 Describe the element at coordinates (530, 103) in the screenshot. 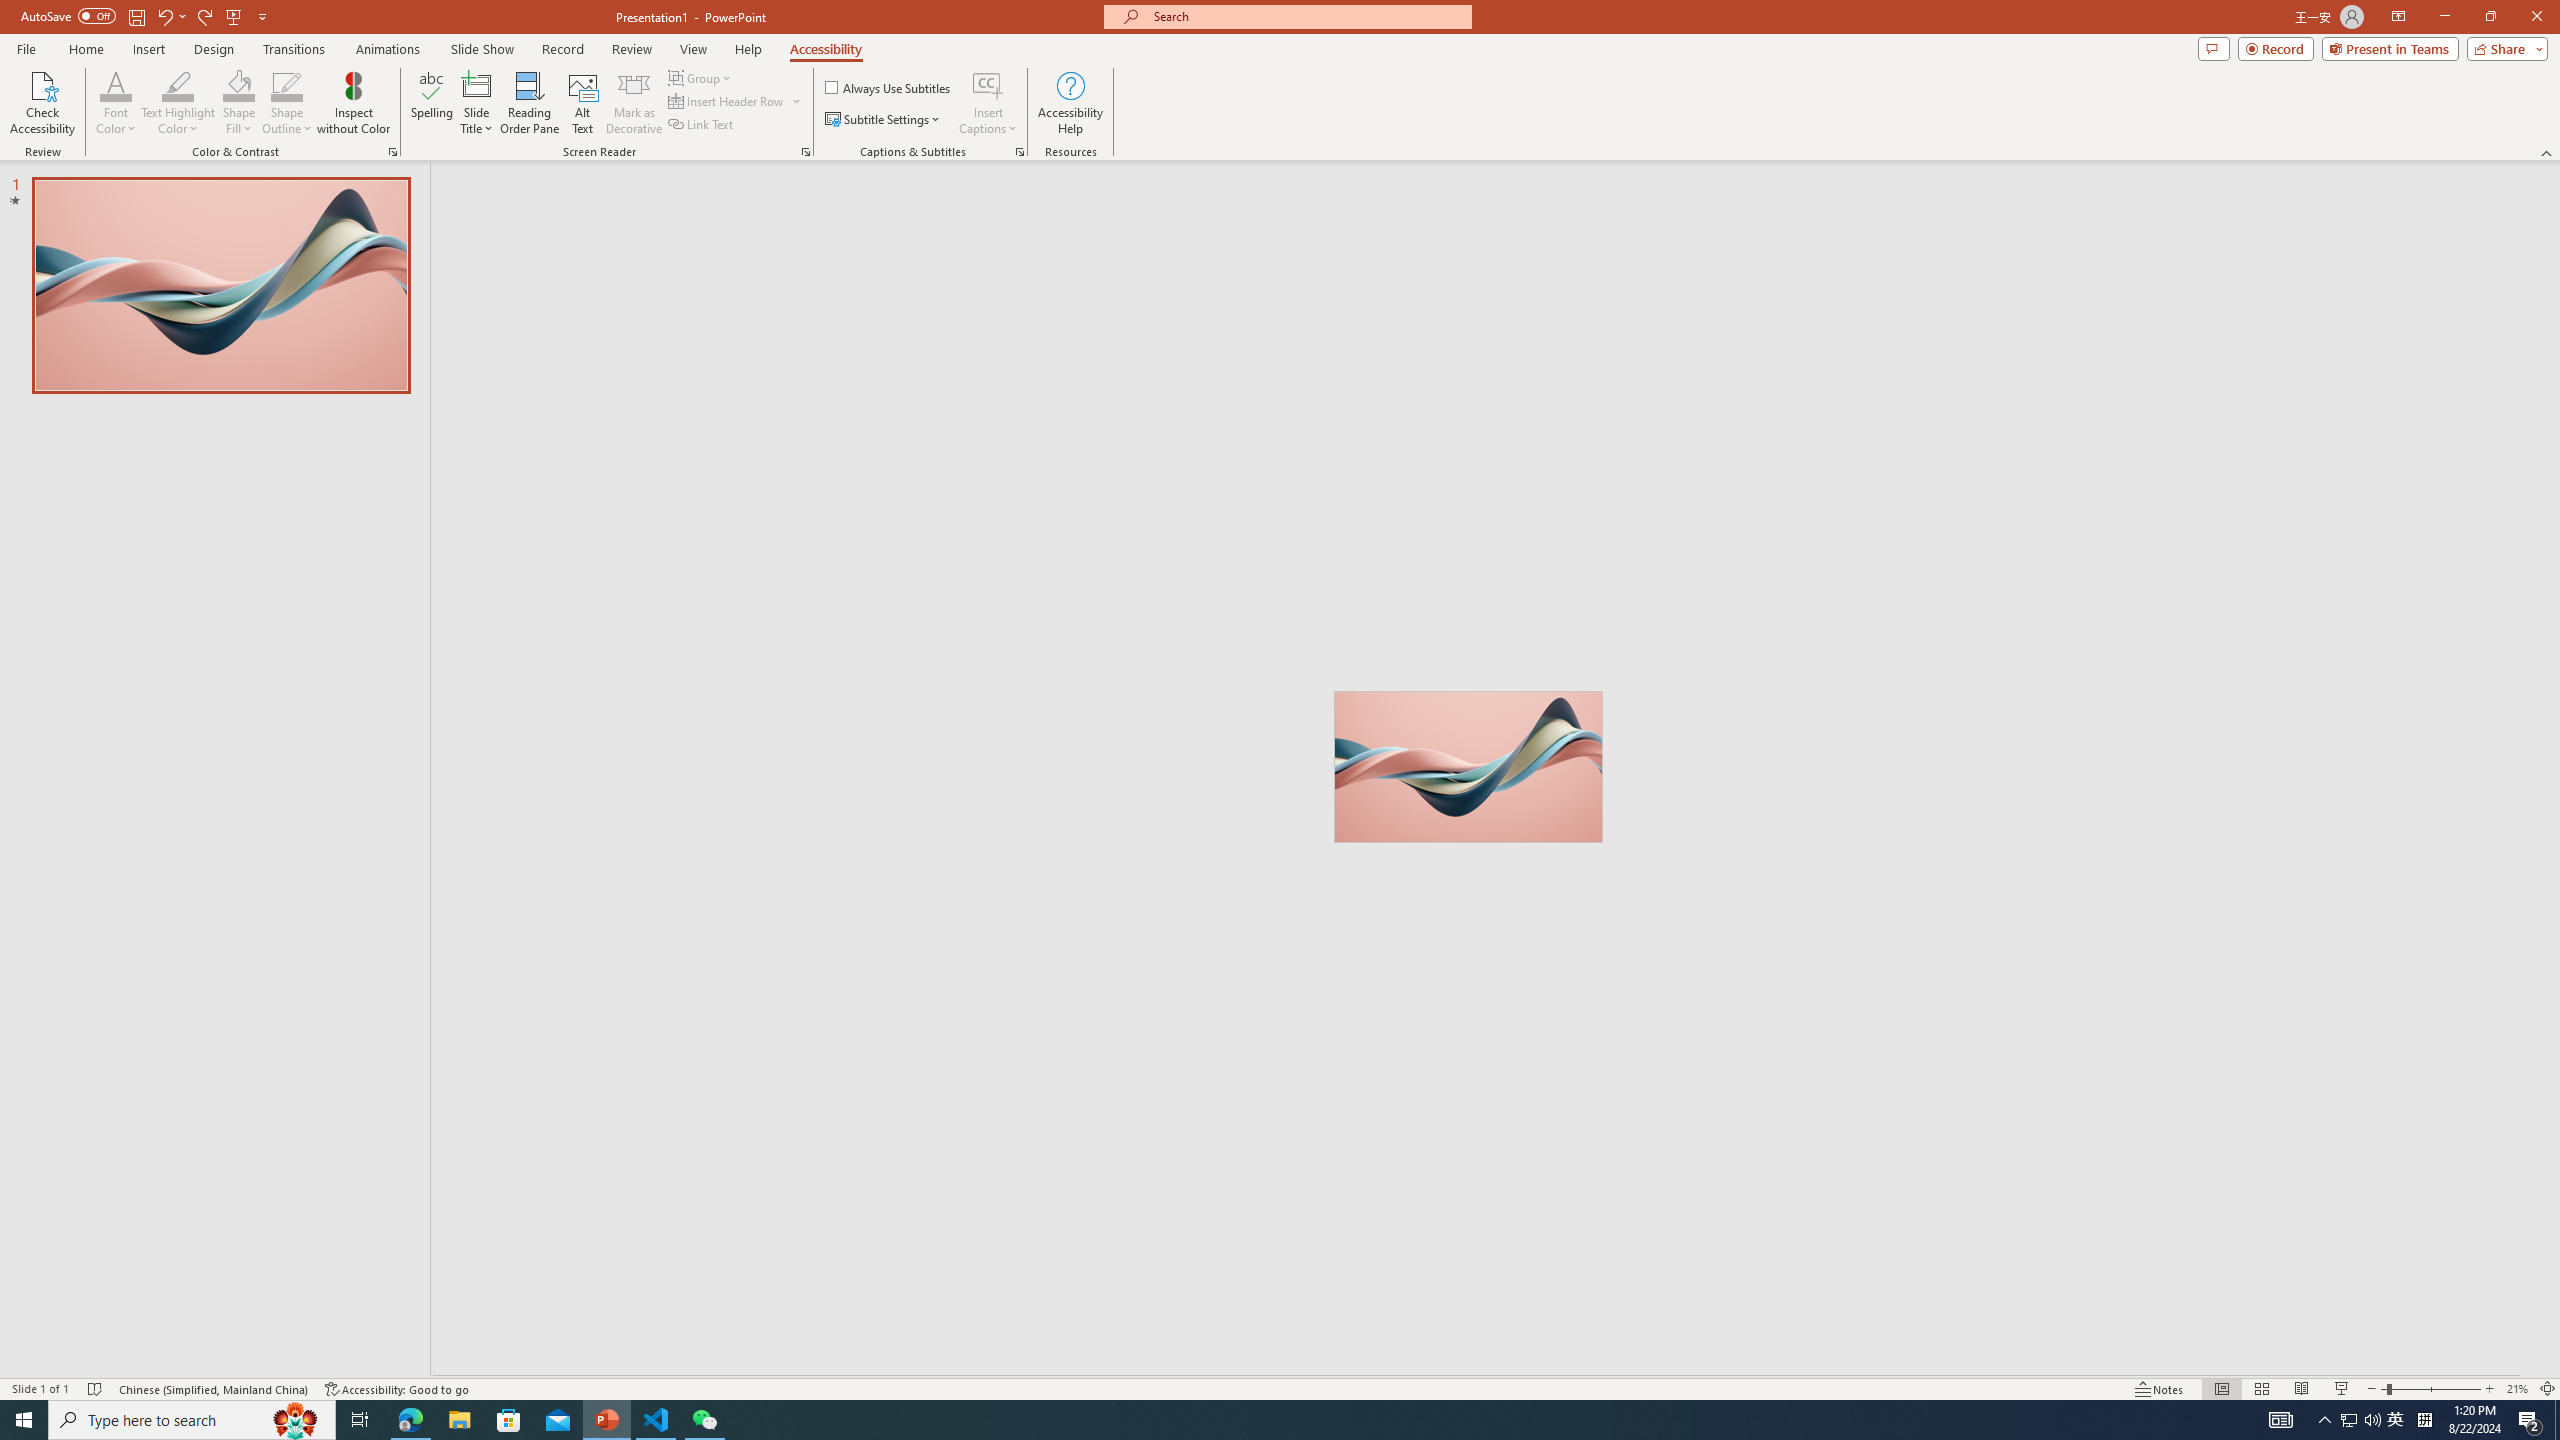

I see `'Reading Order Pane'` at that location.